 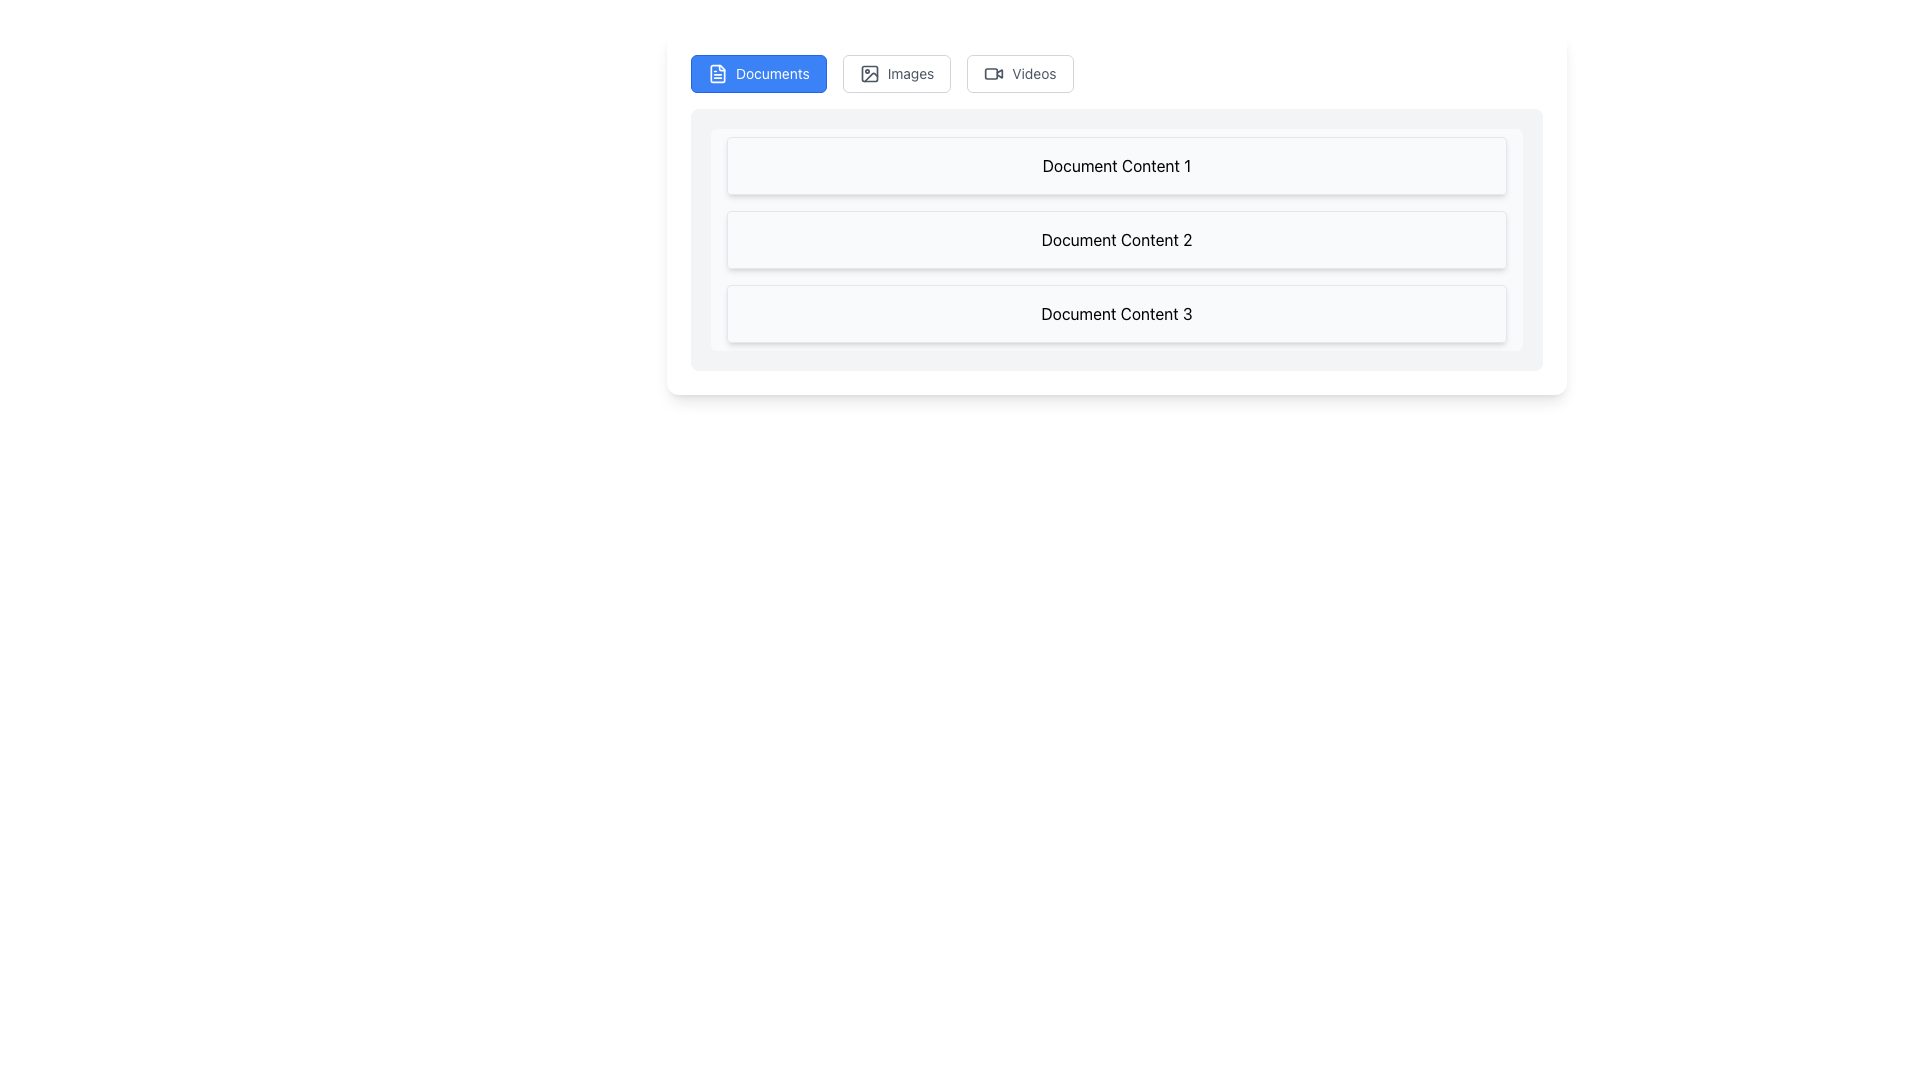 I want to click on the decorative icon fragment that symbolizes a document, located on the left side of the 'Documents' navigation tab, so click(x=718, y=72).